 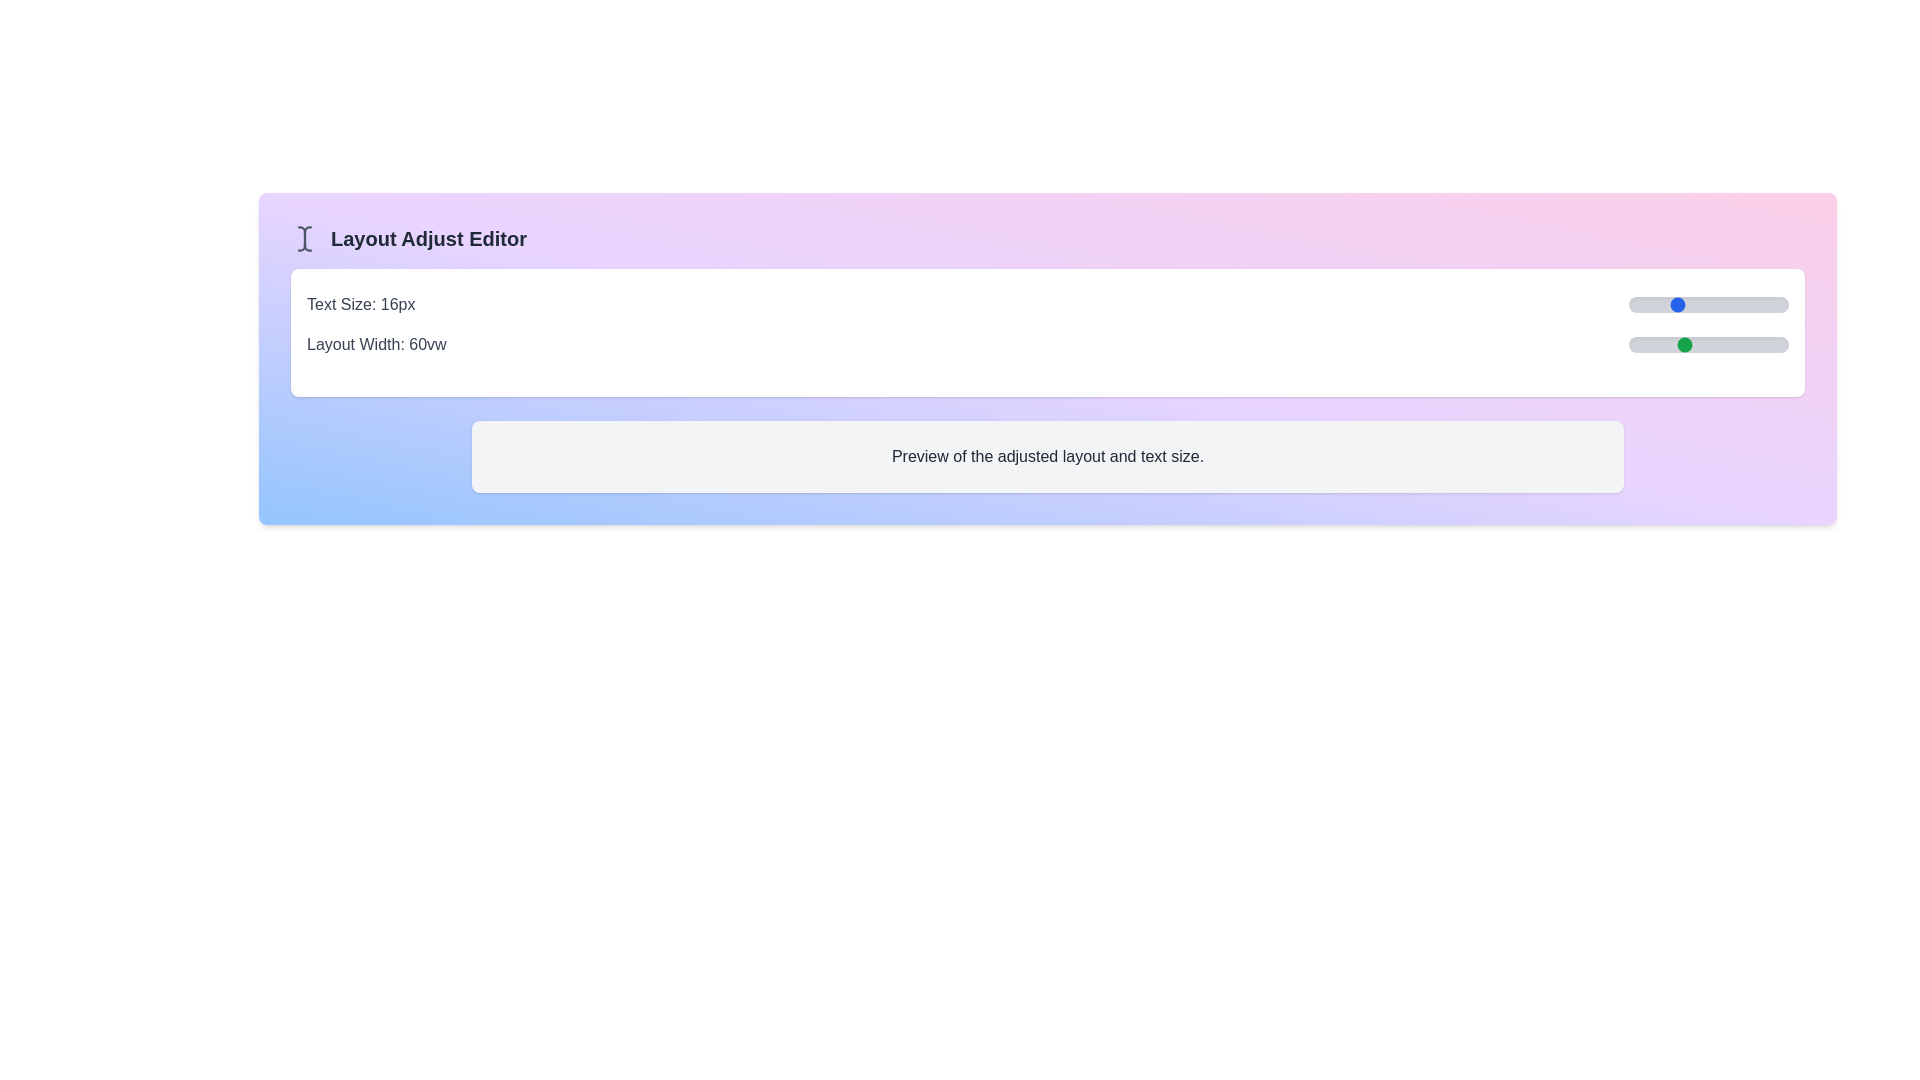 I want to click on the slider, so click(x=1777, y=304).